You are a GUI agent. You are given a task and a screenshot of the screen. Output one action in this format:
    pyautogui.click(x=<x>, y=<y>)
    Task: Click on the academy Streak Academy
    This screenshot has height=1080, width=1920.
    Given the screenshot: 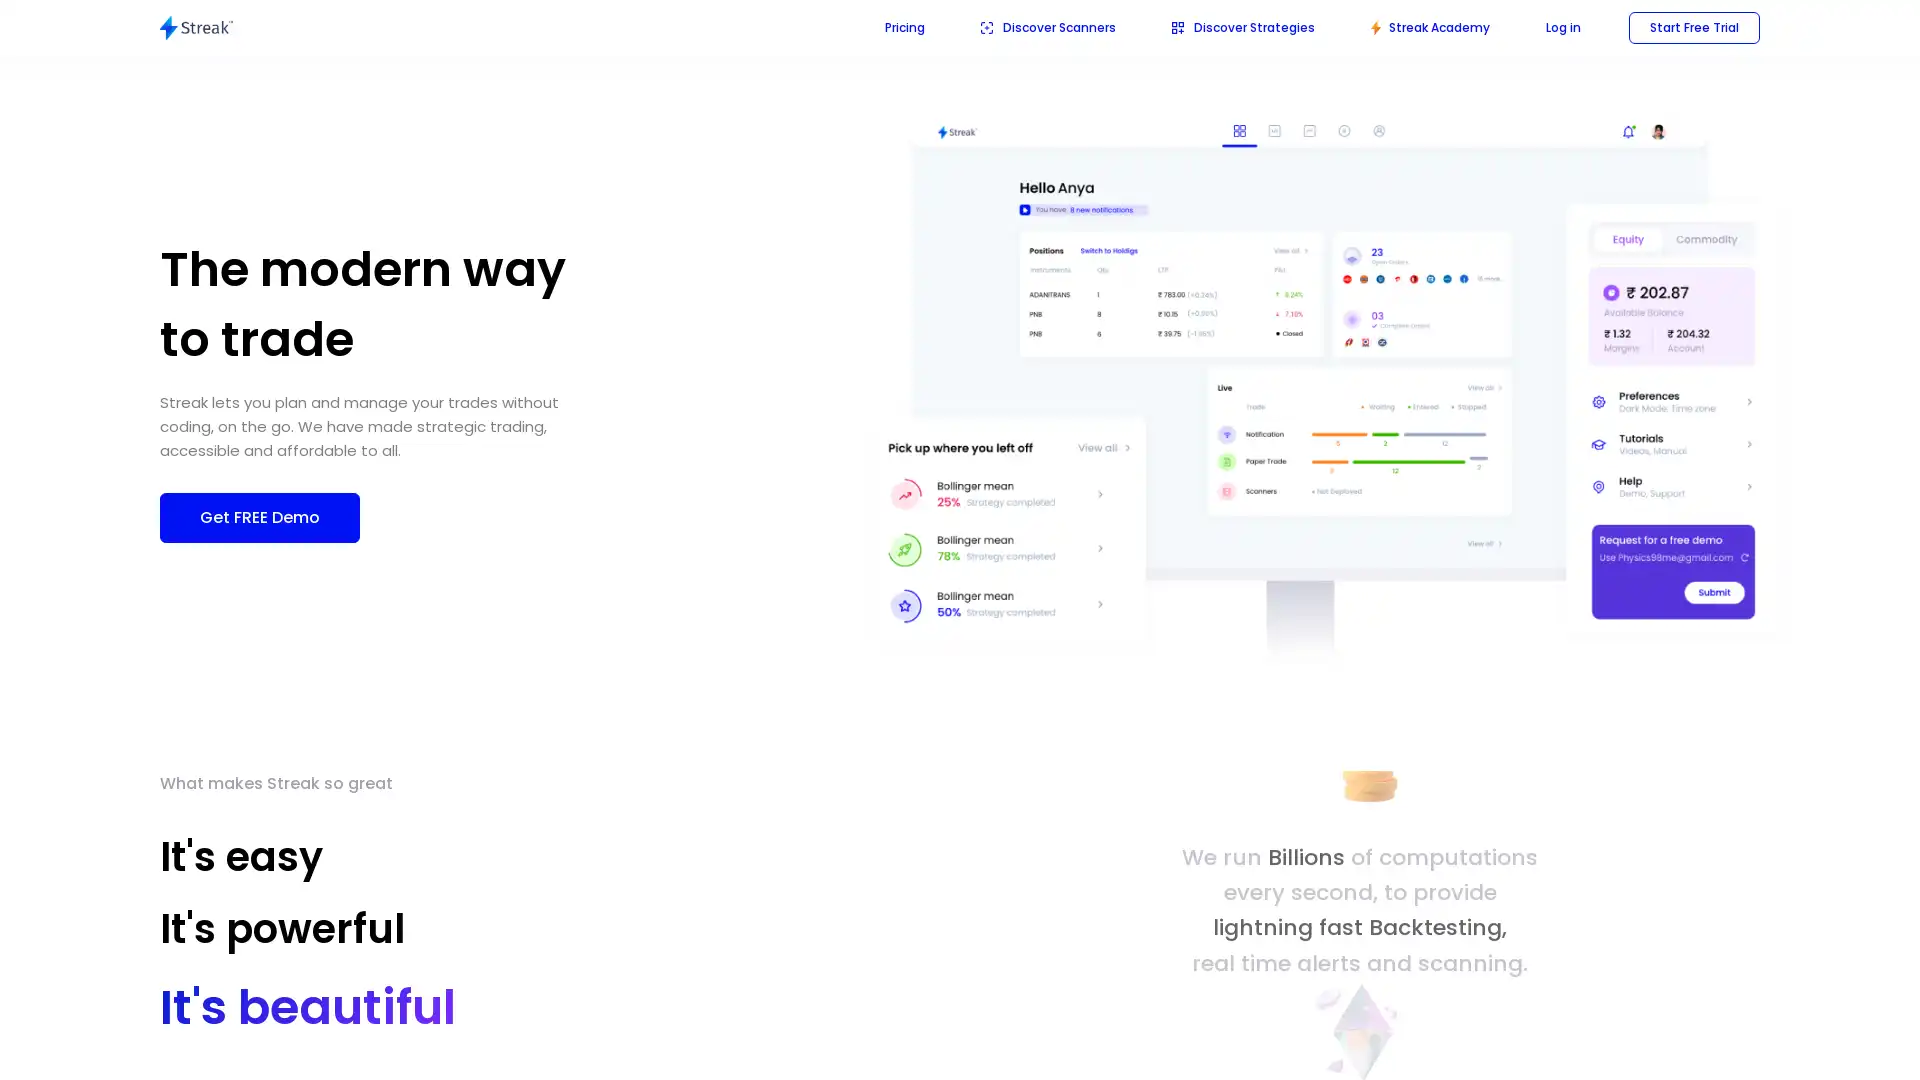 What is the action you would take?
    pyautogui.click(x=1429, y=27)
    